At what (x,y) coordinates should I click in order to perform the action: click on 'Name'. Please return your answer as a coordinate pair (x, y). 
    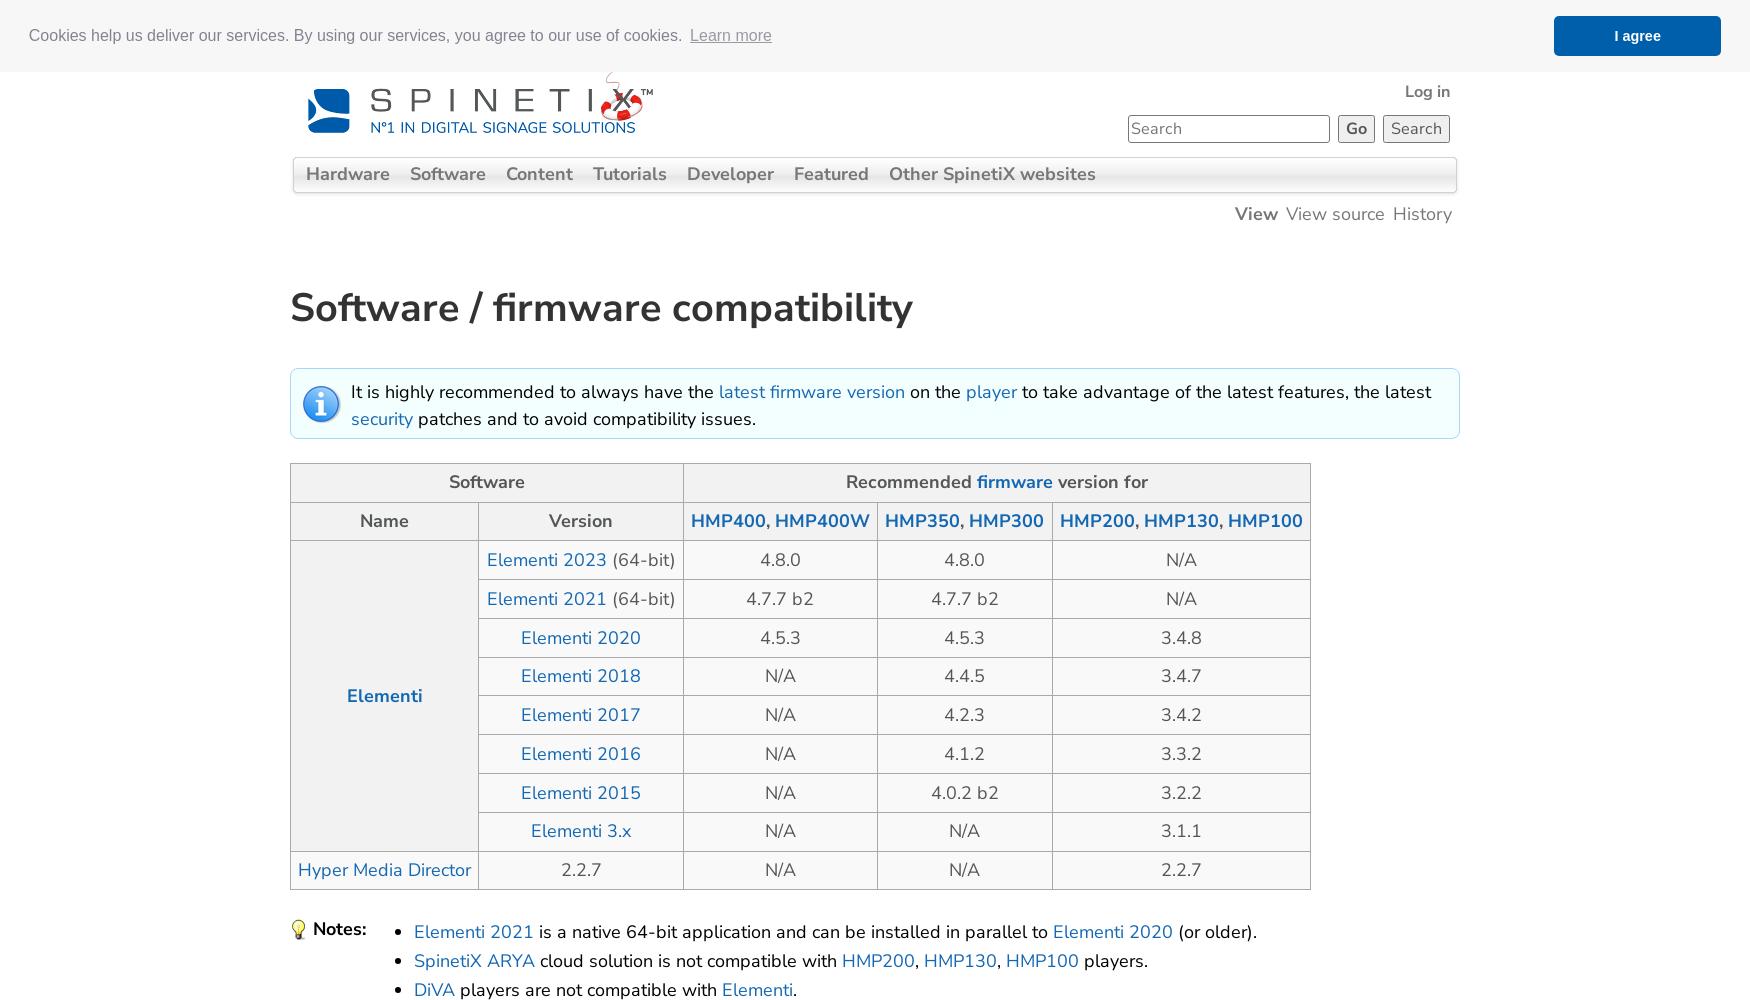
    Looking at the image, I should click on (383, 521).